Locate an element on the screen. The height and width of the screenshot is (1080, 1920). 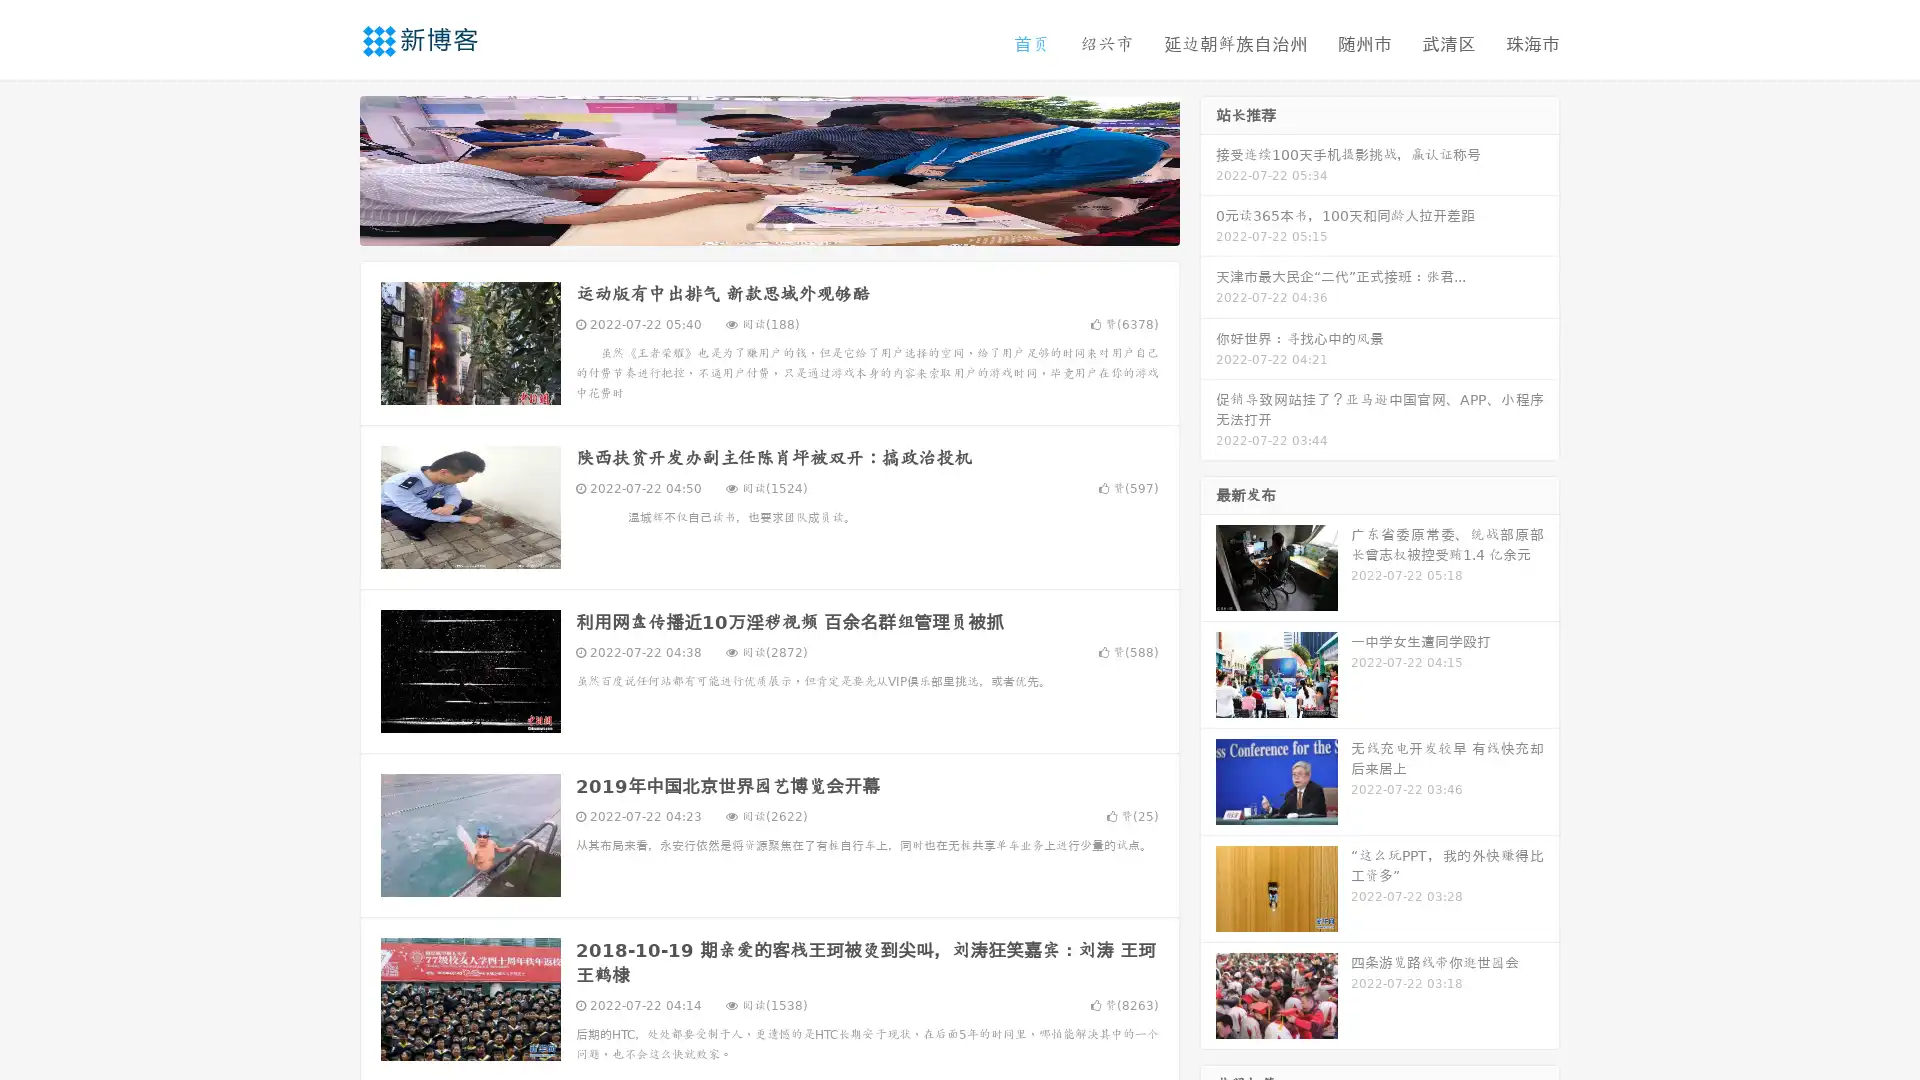
Next slide is located at coordinates (1208, 168).